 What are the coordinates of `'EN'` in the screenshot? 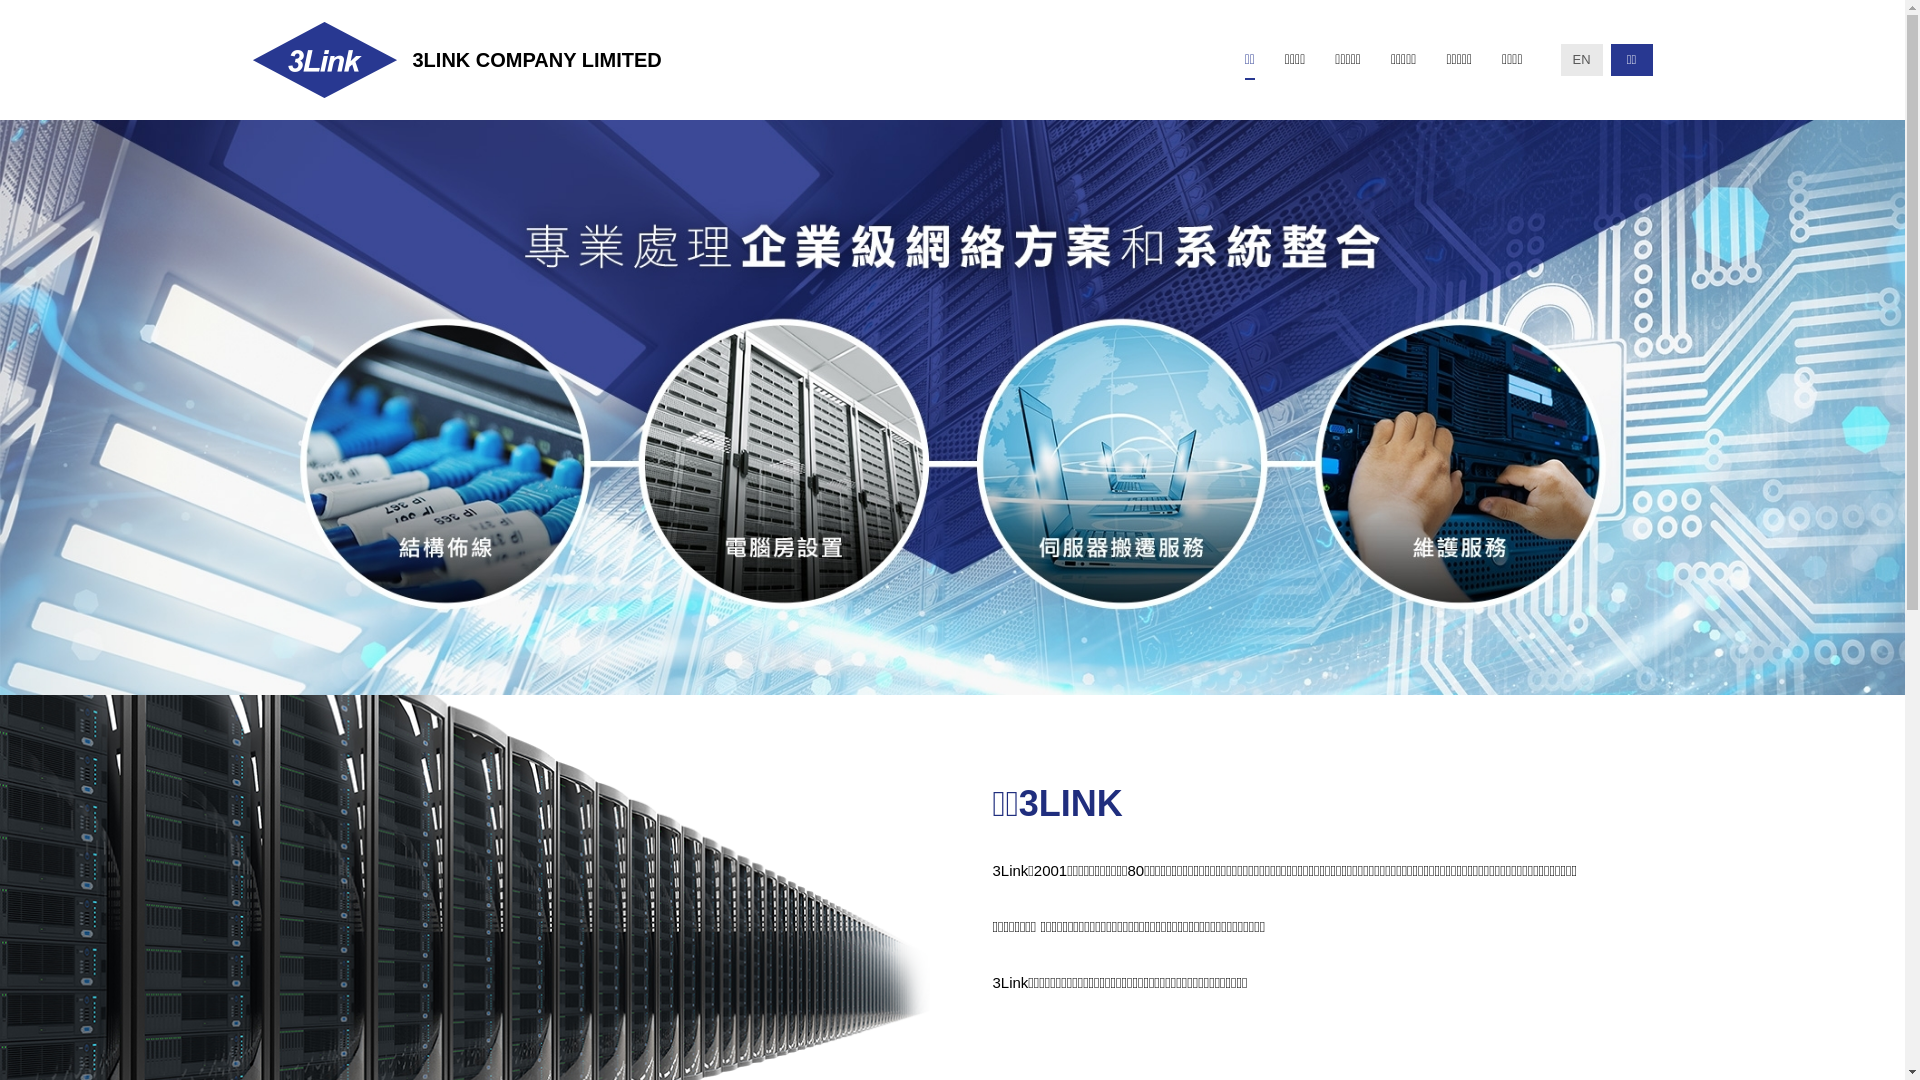 It's located at (1579, 59).